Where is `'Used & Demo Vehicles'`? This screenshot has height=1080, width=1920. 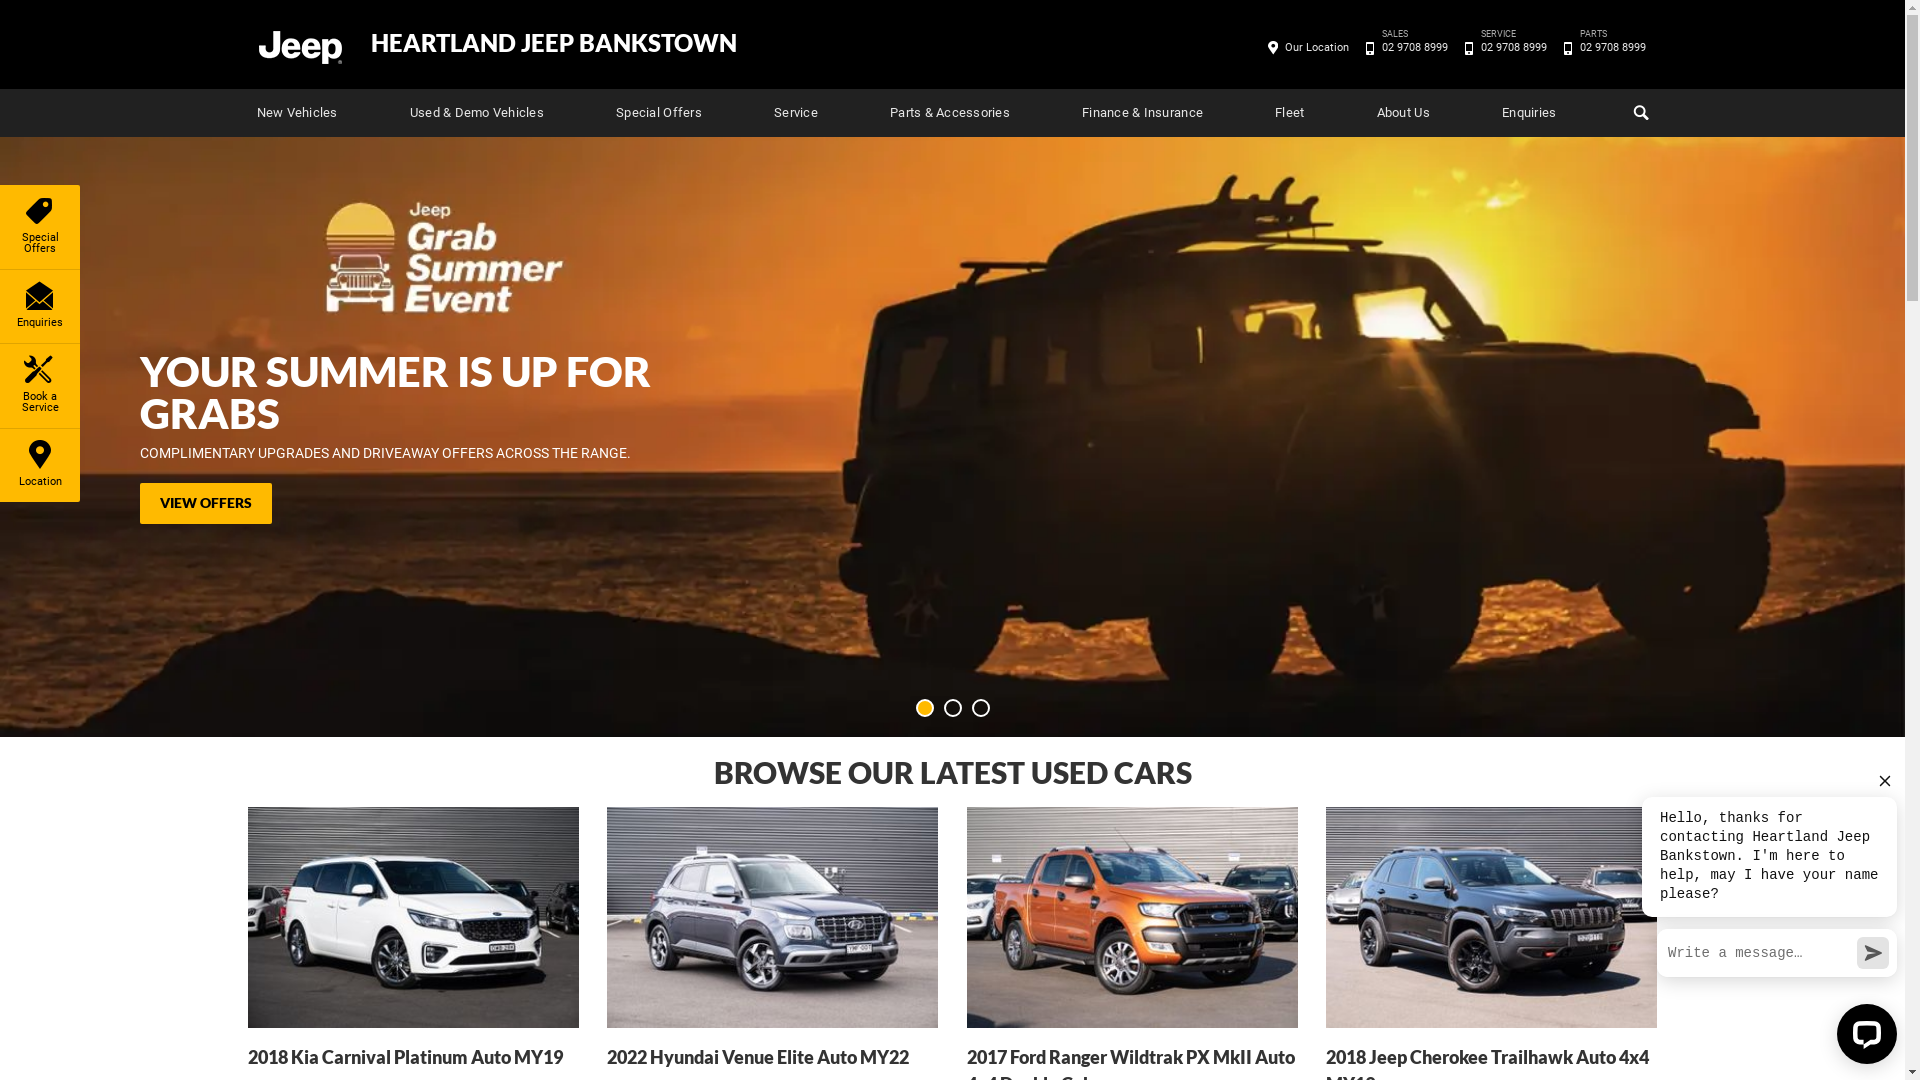 'Used & Demo Vehicles' is located at coordinates (475, 112).